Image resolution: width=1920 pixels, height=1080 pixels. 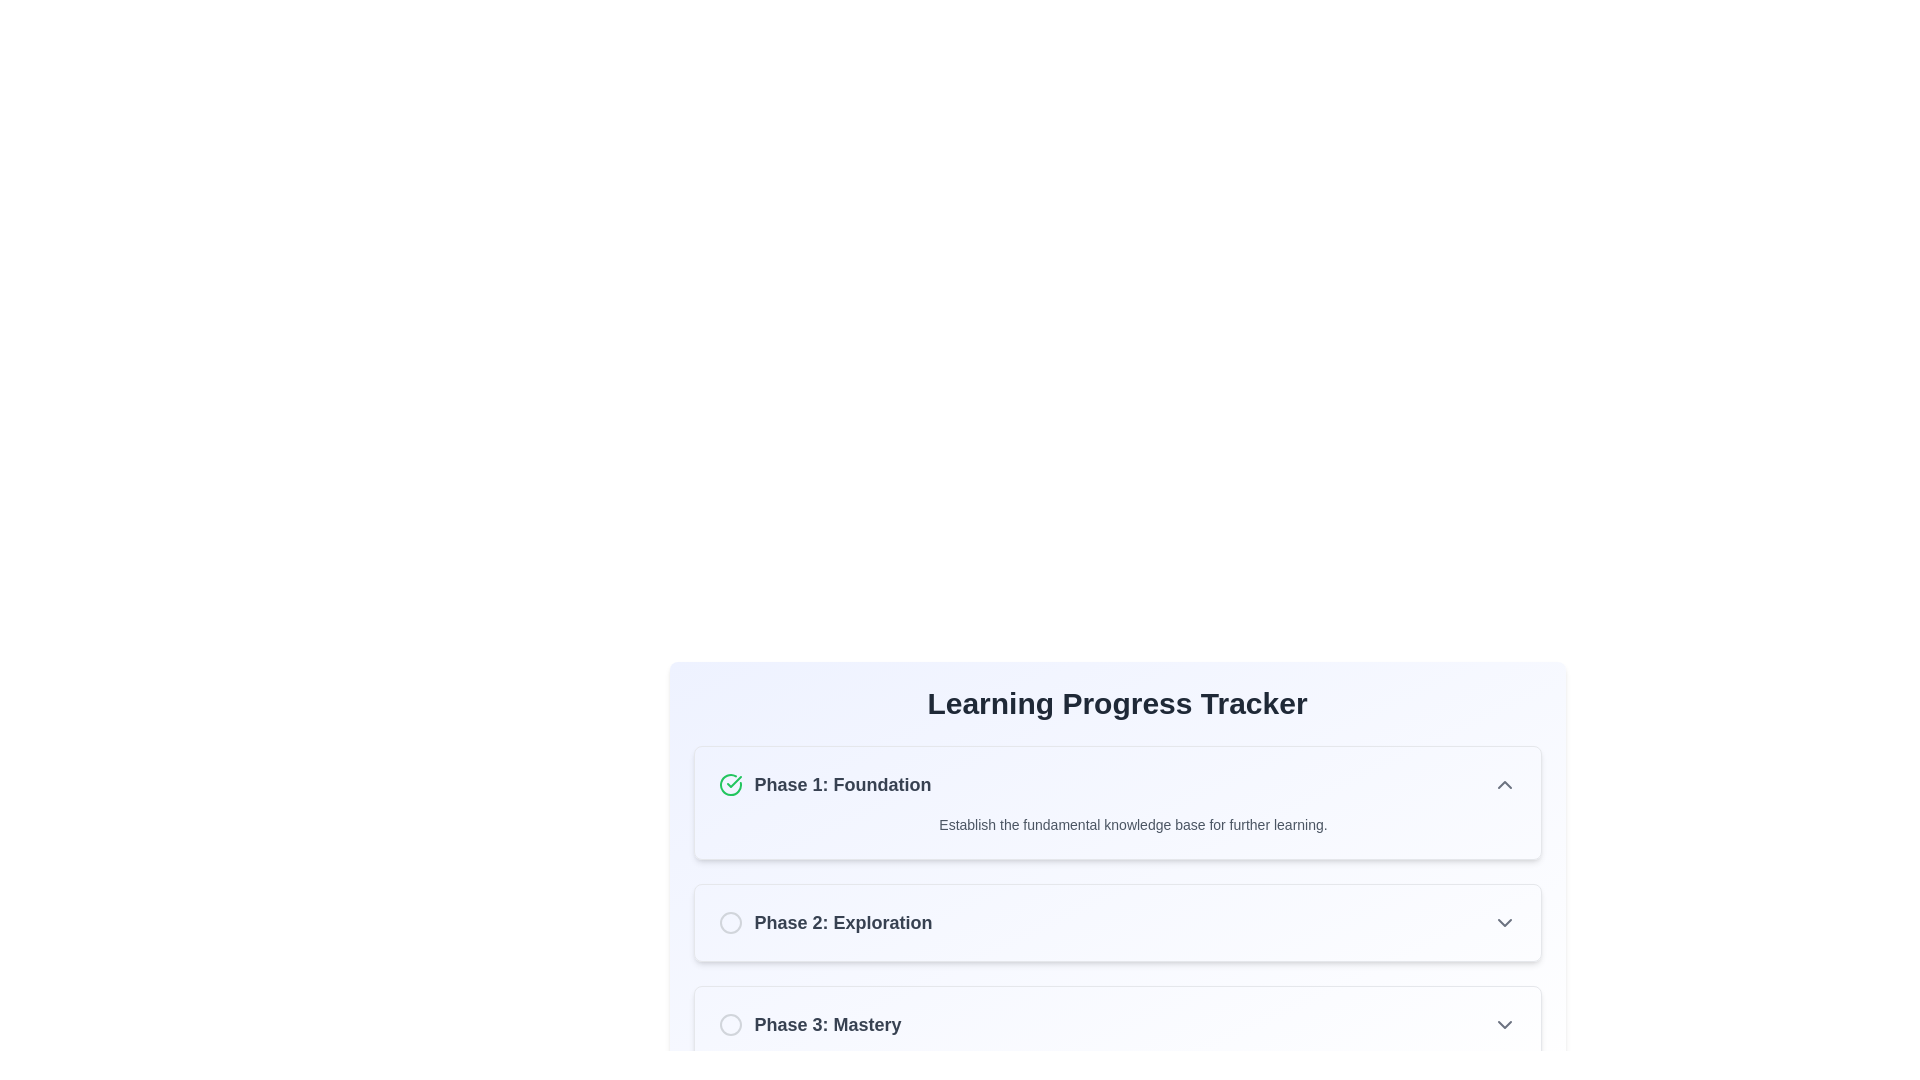 What do you see at coordinates (810, 1025) in the screenshot?
I see `the List item representing 'Phase 3: Mastery' in the multi-step learning progress tracker, located below 'Phase 1: Foundation' and 'Phase 2: Exploration'` at bounding box center [810, 1025].